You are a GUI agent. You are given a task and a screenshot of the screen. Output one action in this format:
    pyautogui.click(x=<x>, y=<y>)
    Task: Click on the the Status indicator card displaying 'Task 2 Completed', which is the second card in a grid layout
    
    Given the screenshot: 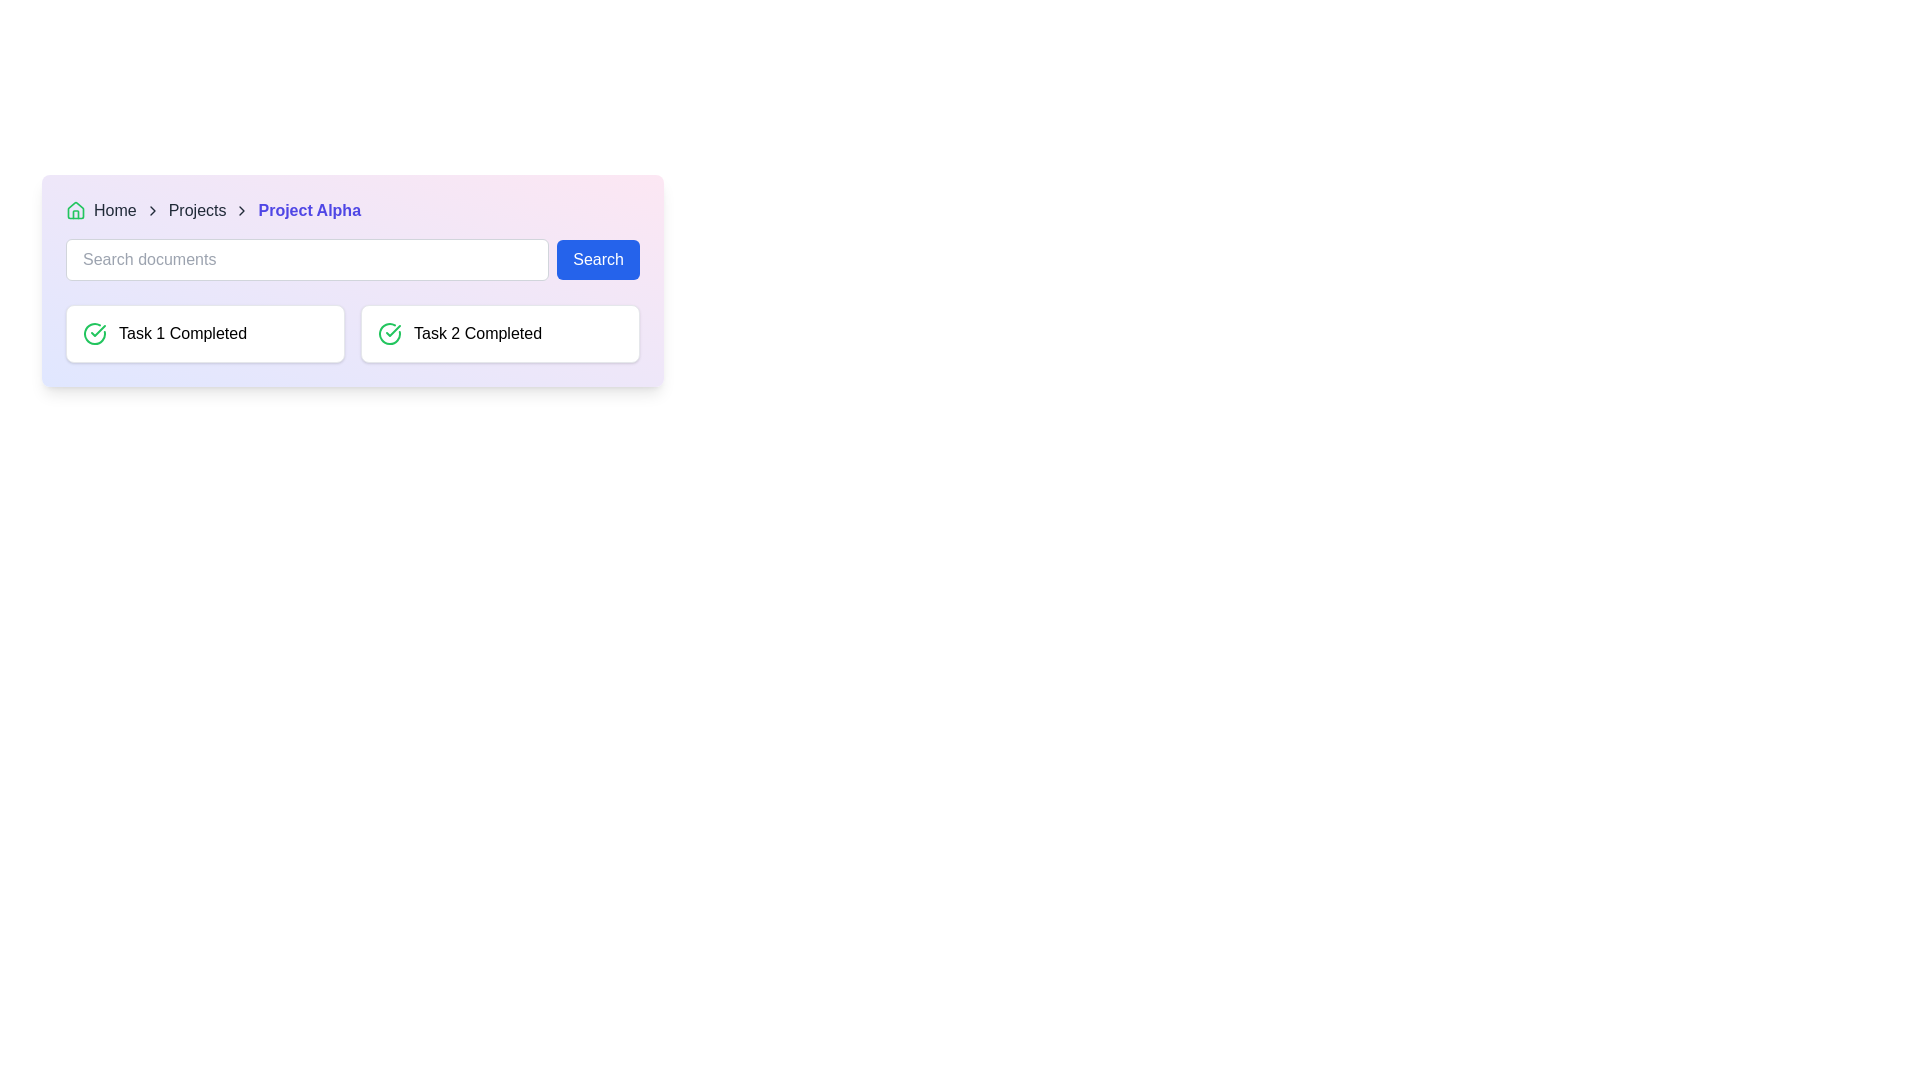 What is the action you would take?
    pyautogui.click(x=500, y=333)
    